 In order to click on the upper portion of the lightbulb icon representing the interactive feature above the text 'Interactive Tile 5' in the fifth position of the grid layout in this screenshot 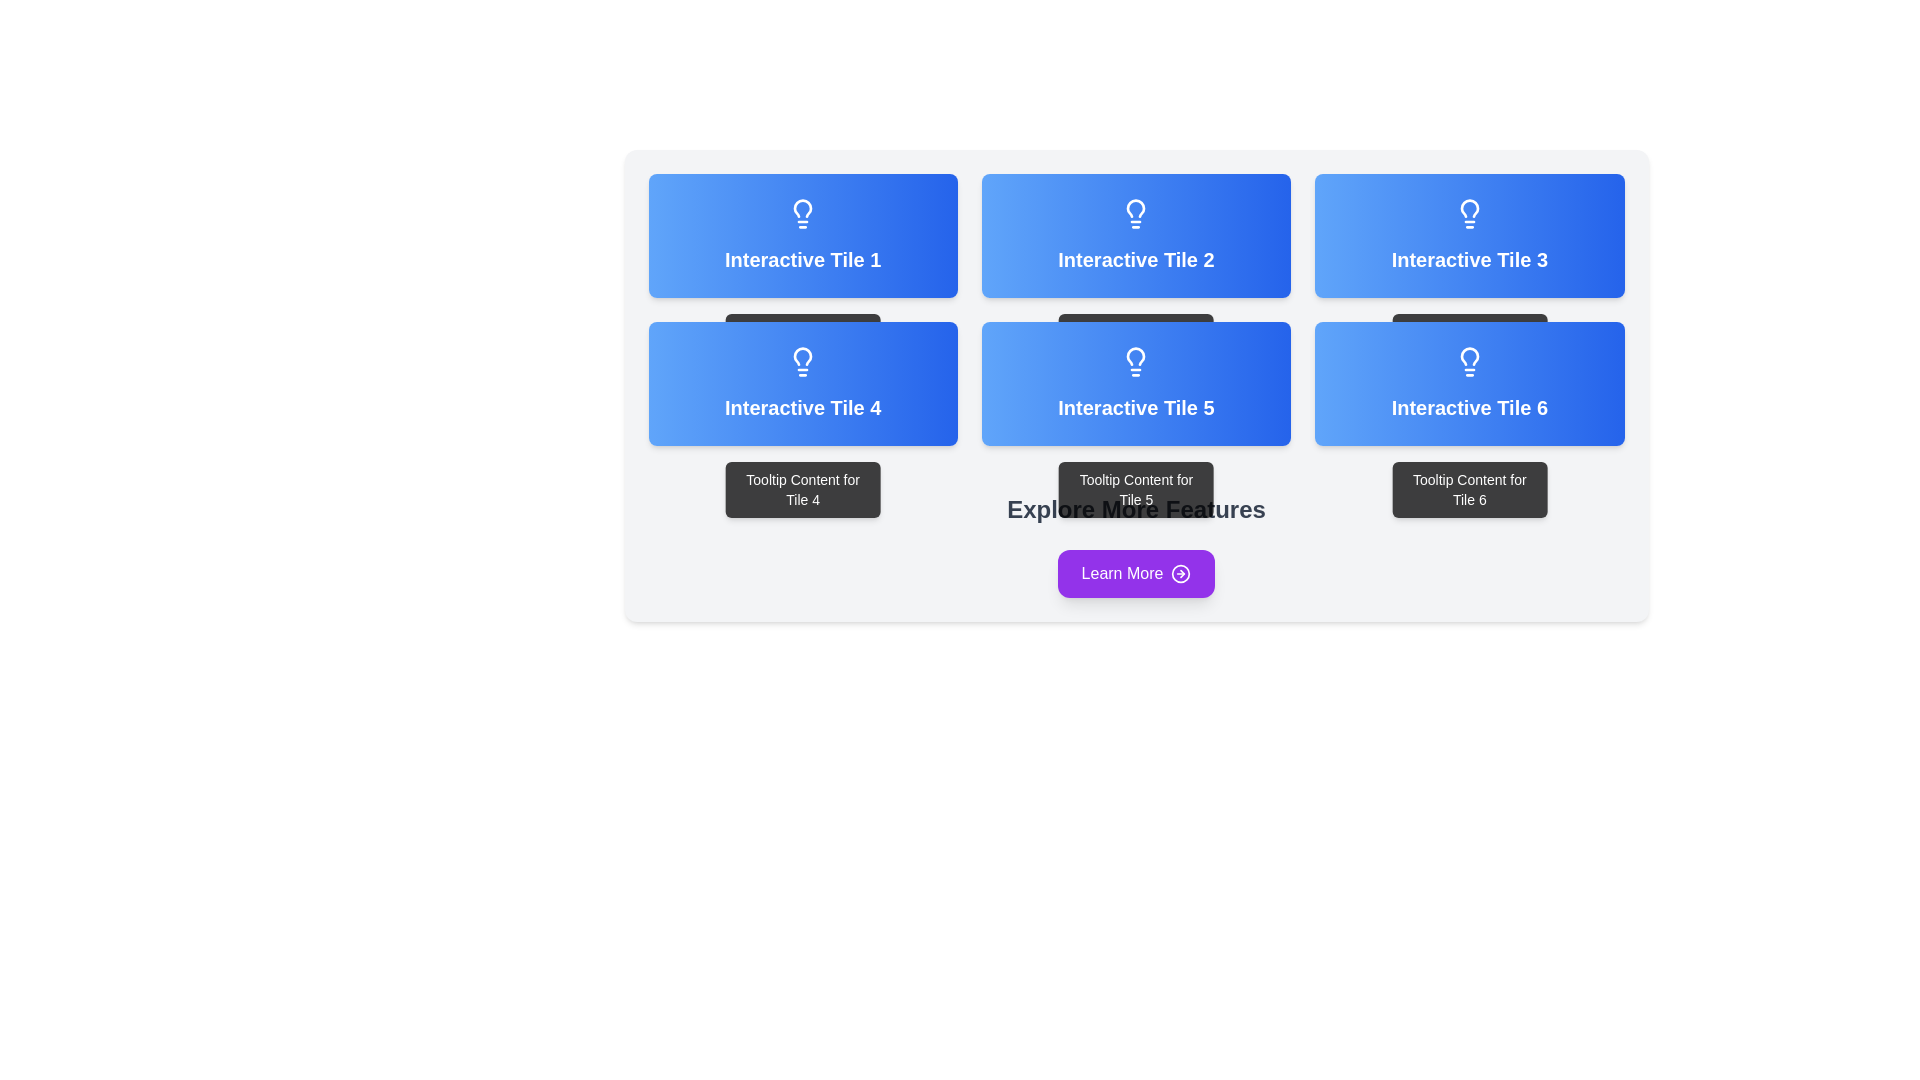, I will do `click(1136, 355)`.